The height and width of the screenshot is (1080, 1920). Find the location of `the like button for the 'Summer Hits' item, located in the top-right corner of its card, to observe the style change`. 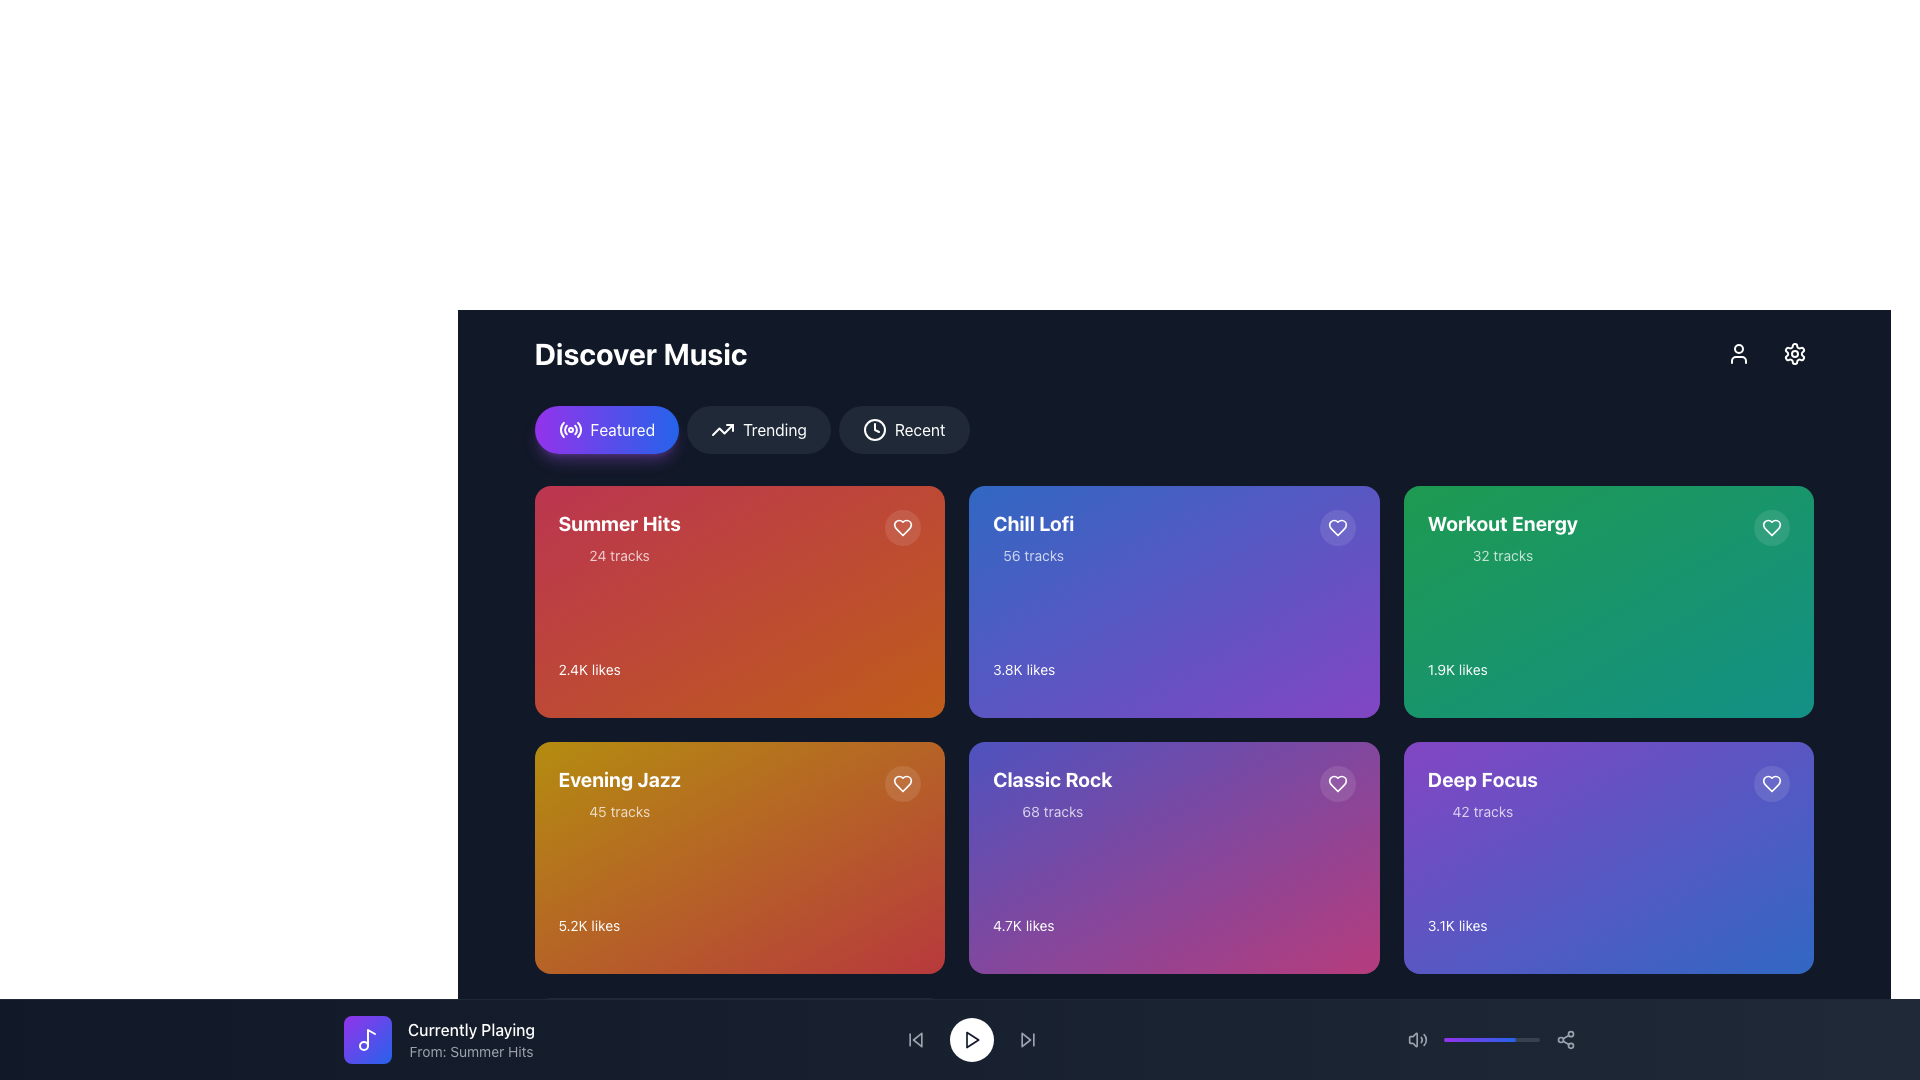

the like button for the 'Summer Hits' item, located in the top-right corner of its card, to observe the style change is located at coordinates (902, 527).